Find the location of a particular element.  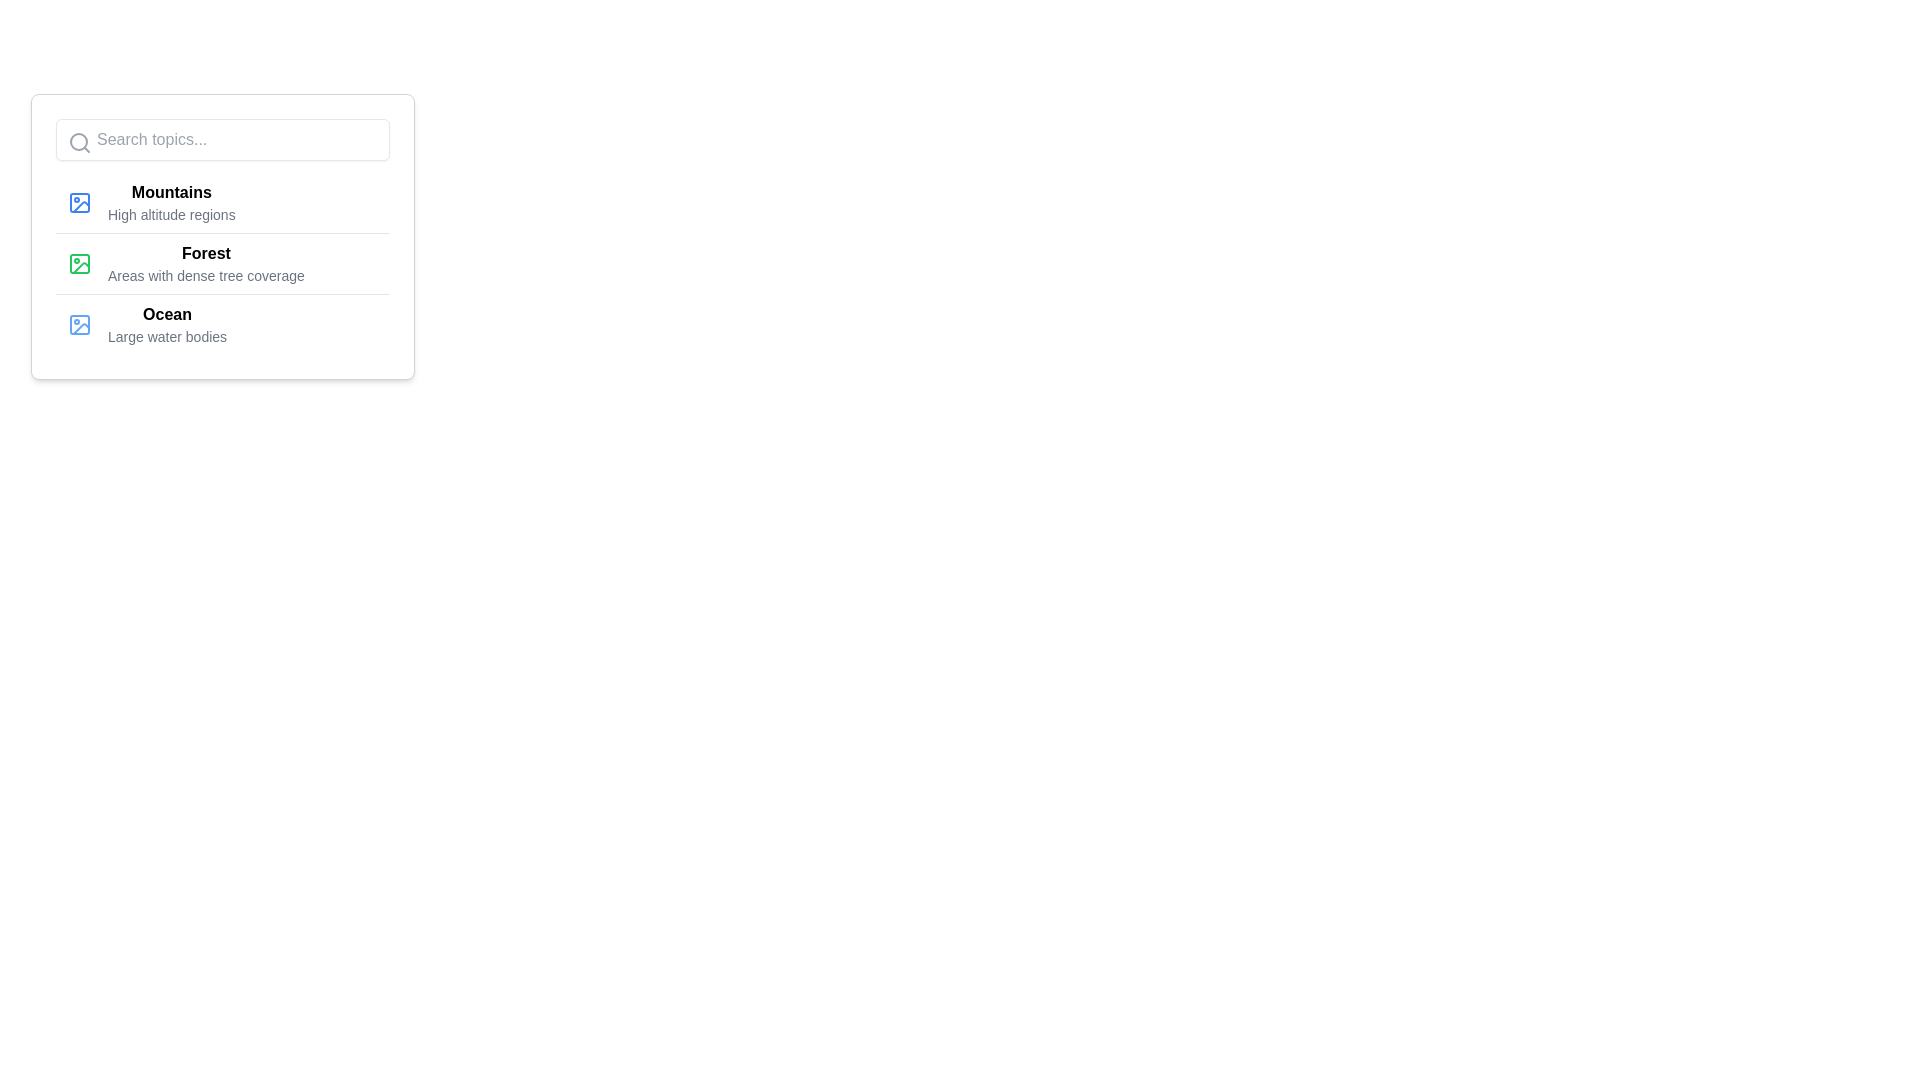

the text label 'Areas with dense tree coverage', which is styled in a smaller font and muted gray color, located directly below the bold title 'Forest' in the left panel of the interface is located at coordinates (206, 276).